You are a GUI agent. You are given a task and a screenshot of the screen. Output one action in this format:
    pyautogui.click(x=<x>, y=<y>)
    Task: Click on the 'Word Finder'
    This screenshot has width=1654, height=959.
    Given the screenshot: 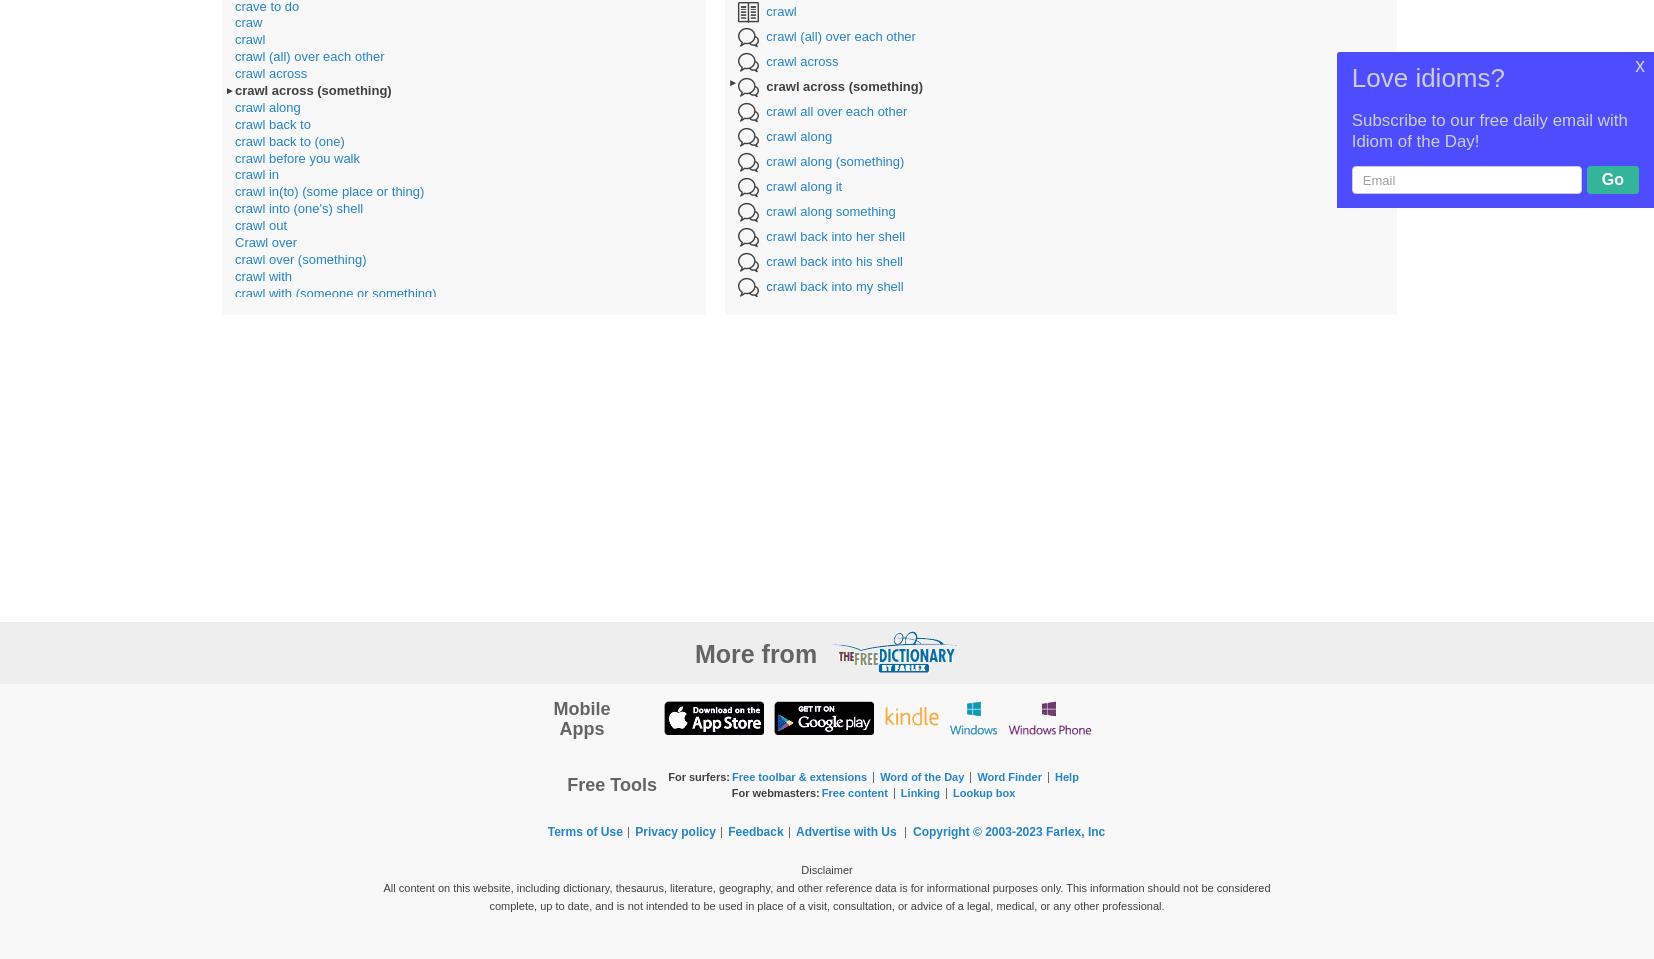 What is the action you would take?
    pyautogui.click(x=1007, y=776)
    